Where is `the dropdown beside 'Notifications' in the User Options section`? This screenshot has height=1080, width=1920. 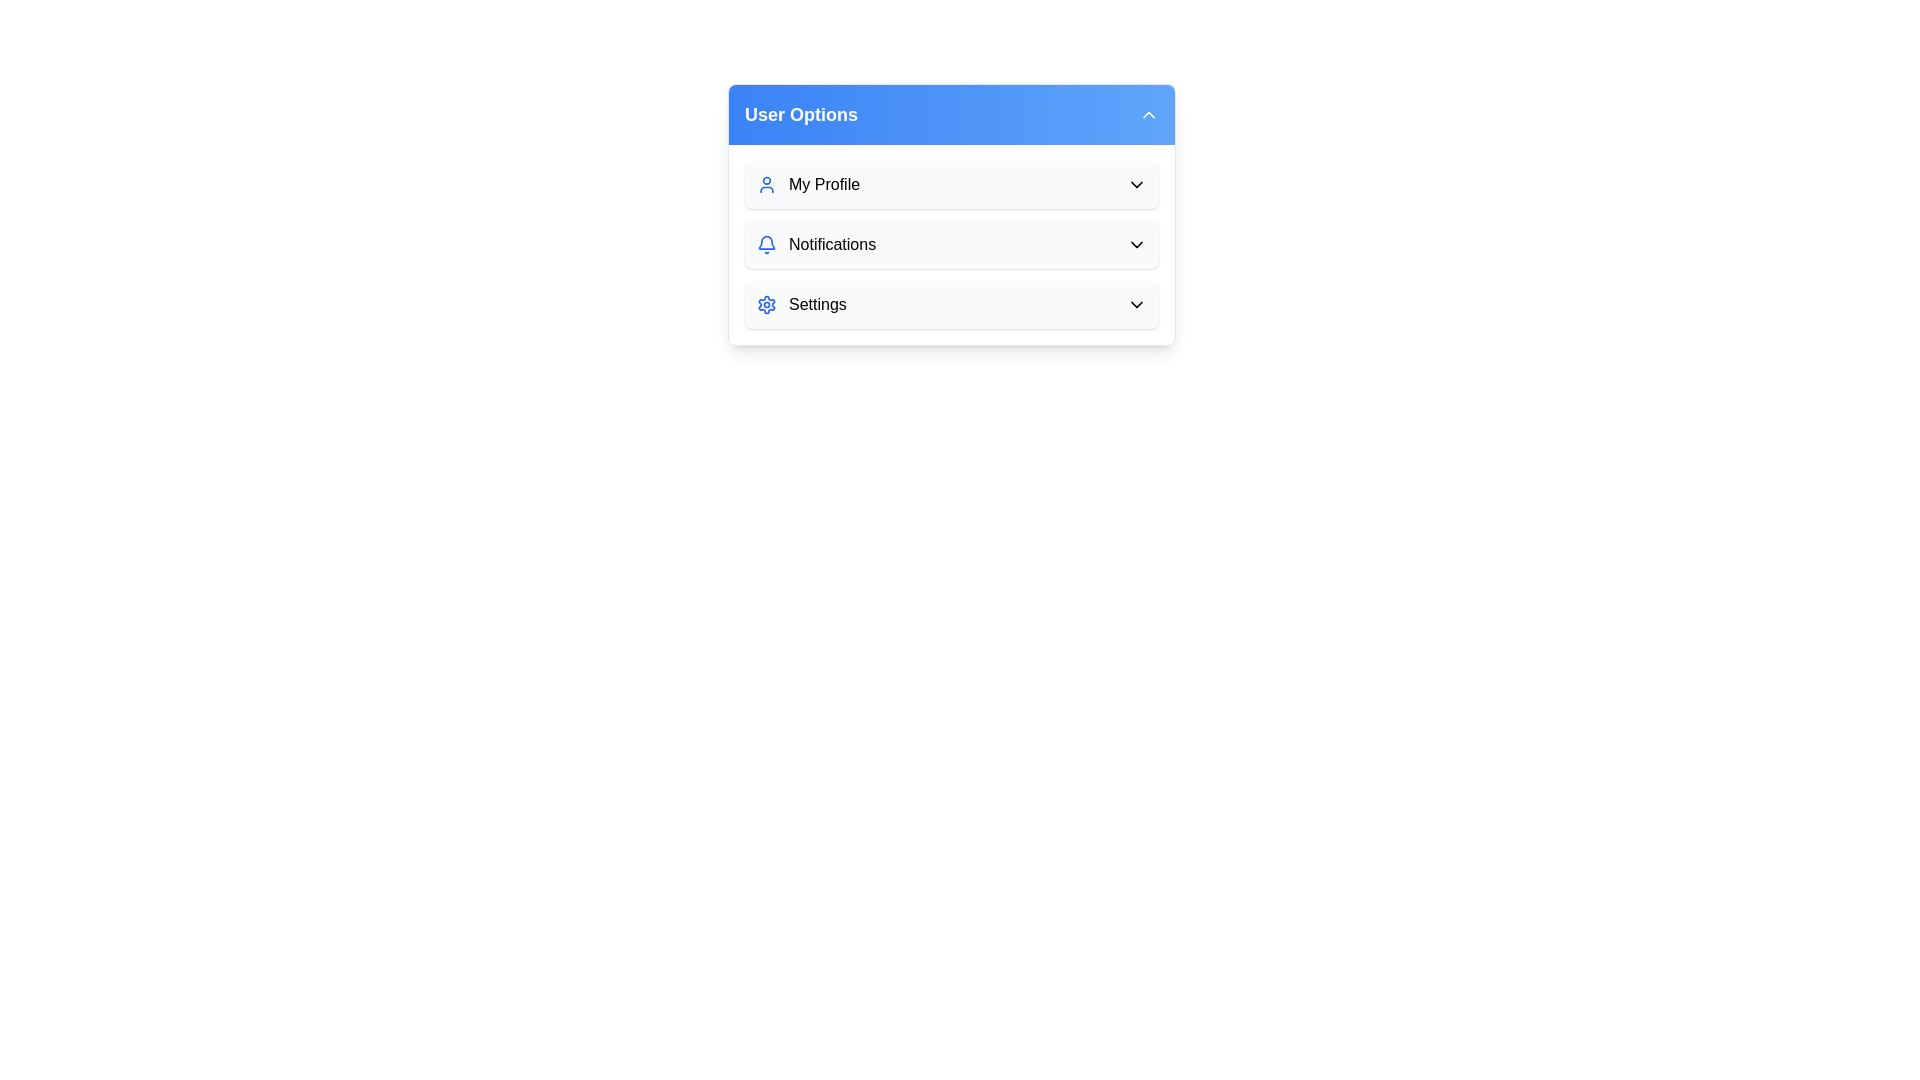
the dropdown beside 'Notifications' in the User Options section is located at coordinates (950, 244).